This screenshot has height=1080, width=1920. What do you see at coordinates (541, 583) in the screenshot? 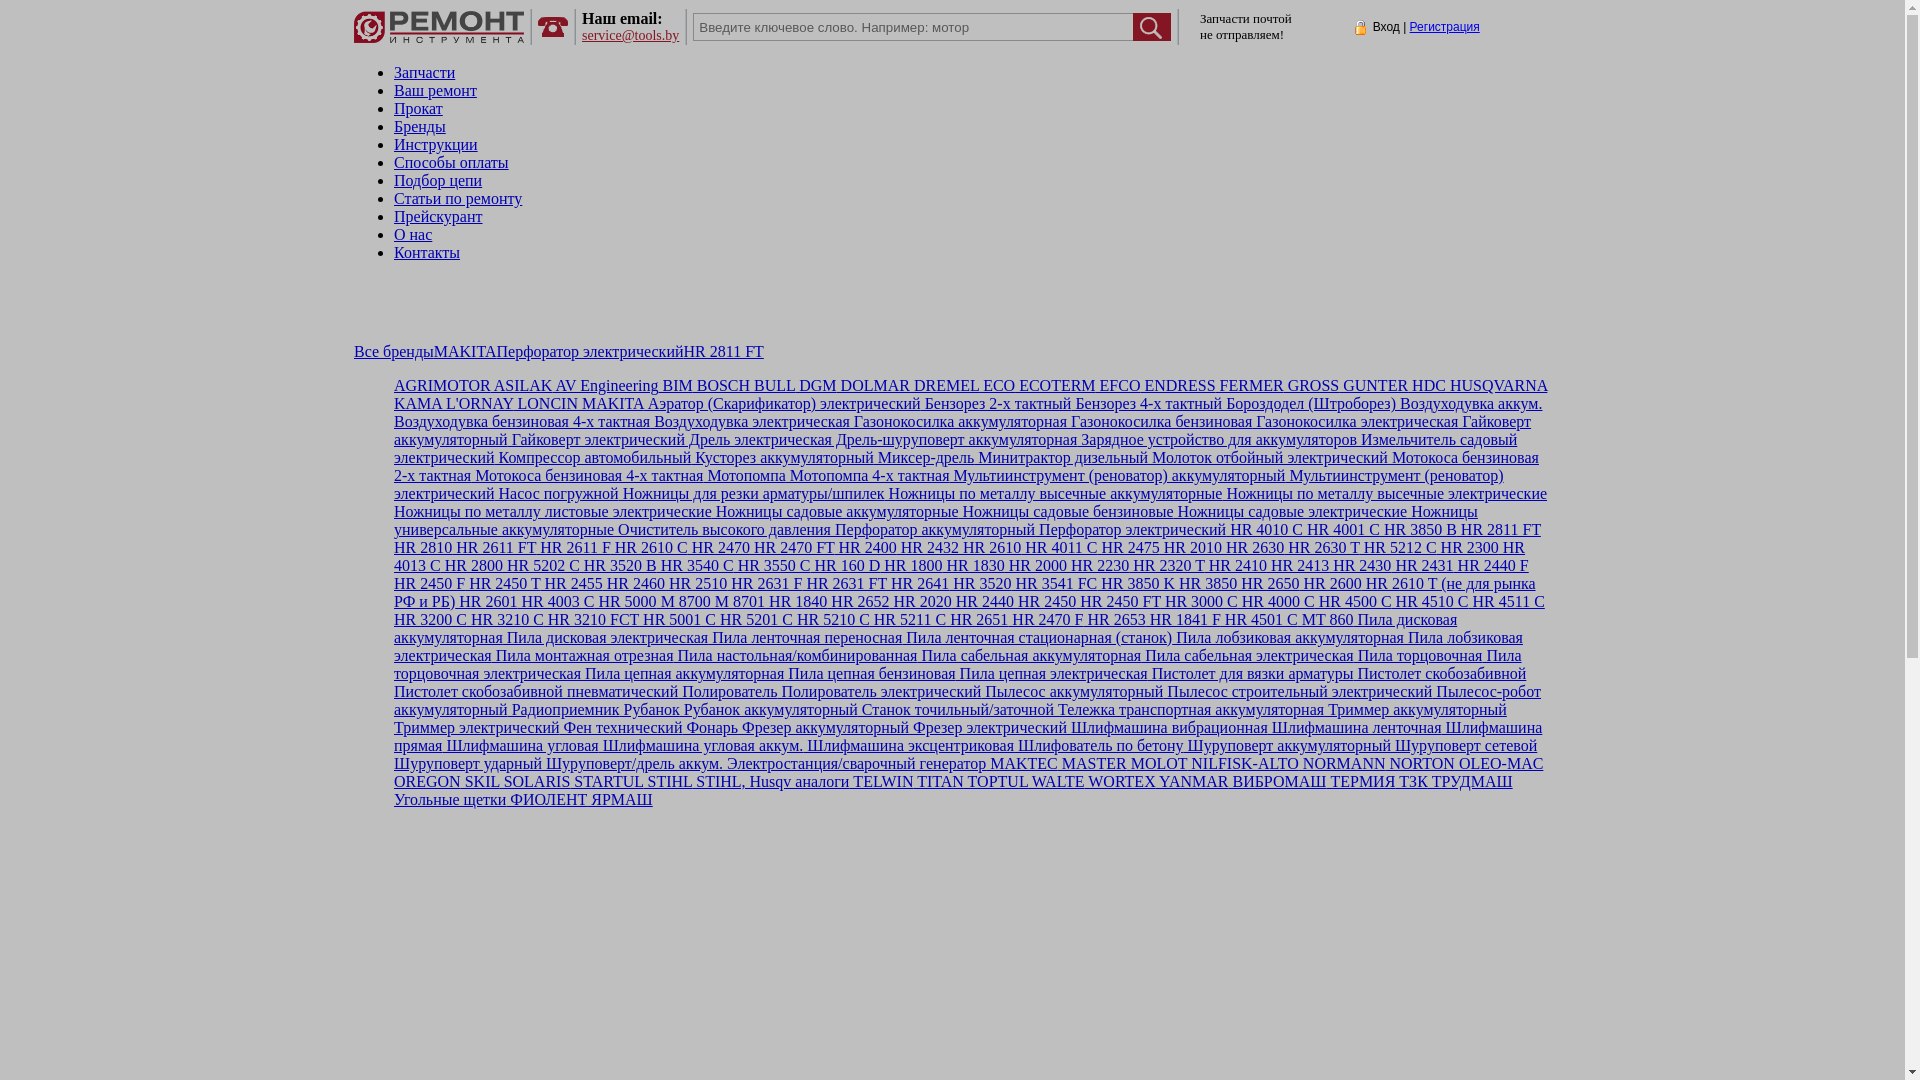
I see `'HR 2455'` at bounding box center [541, 583].